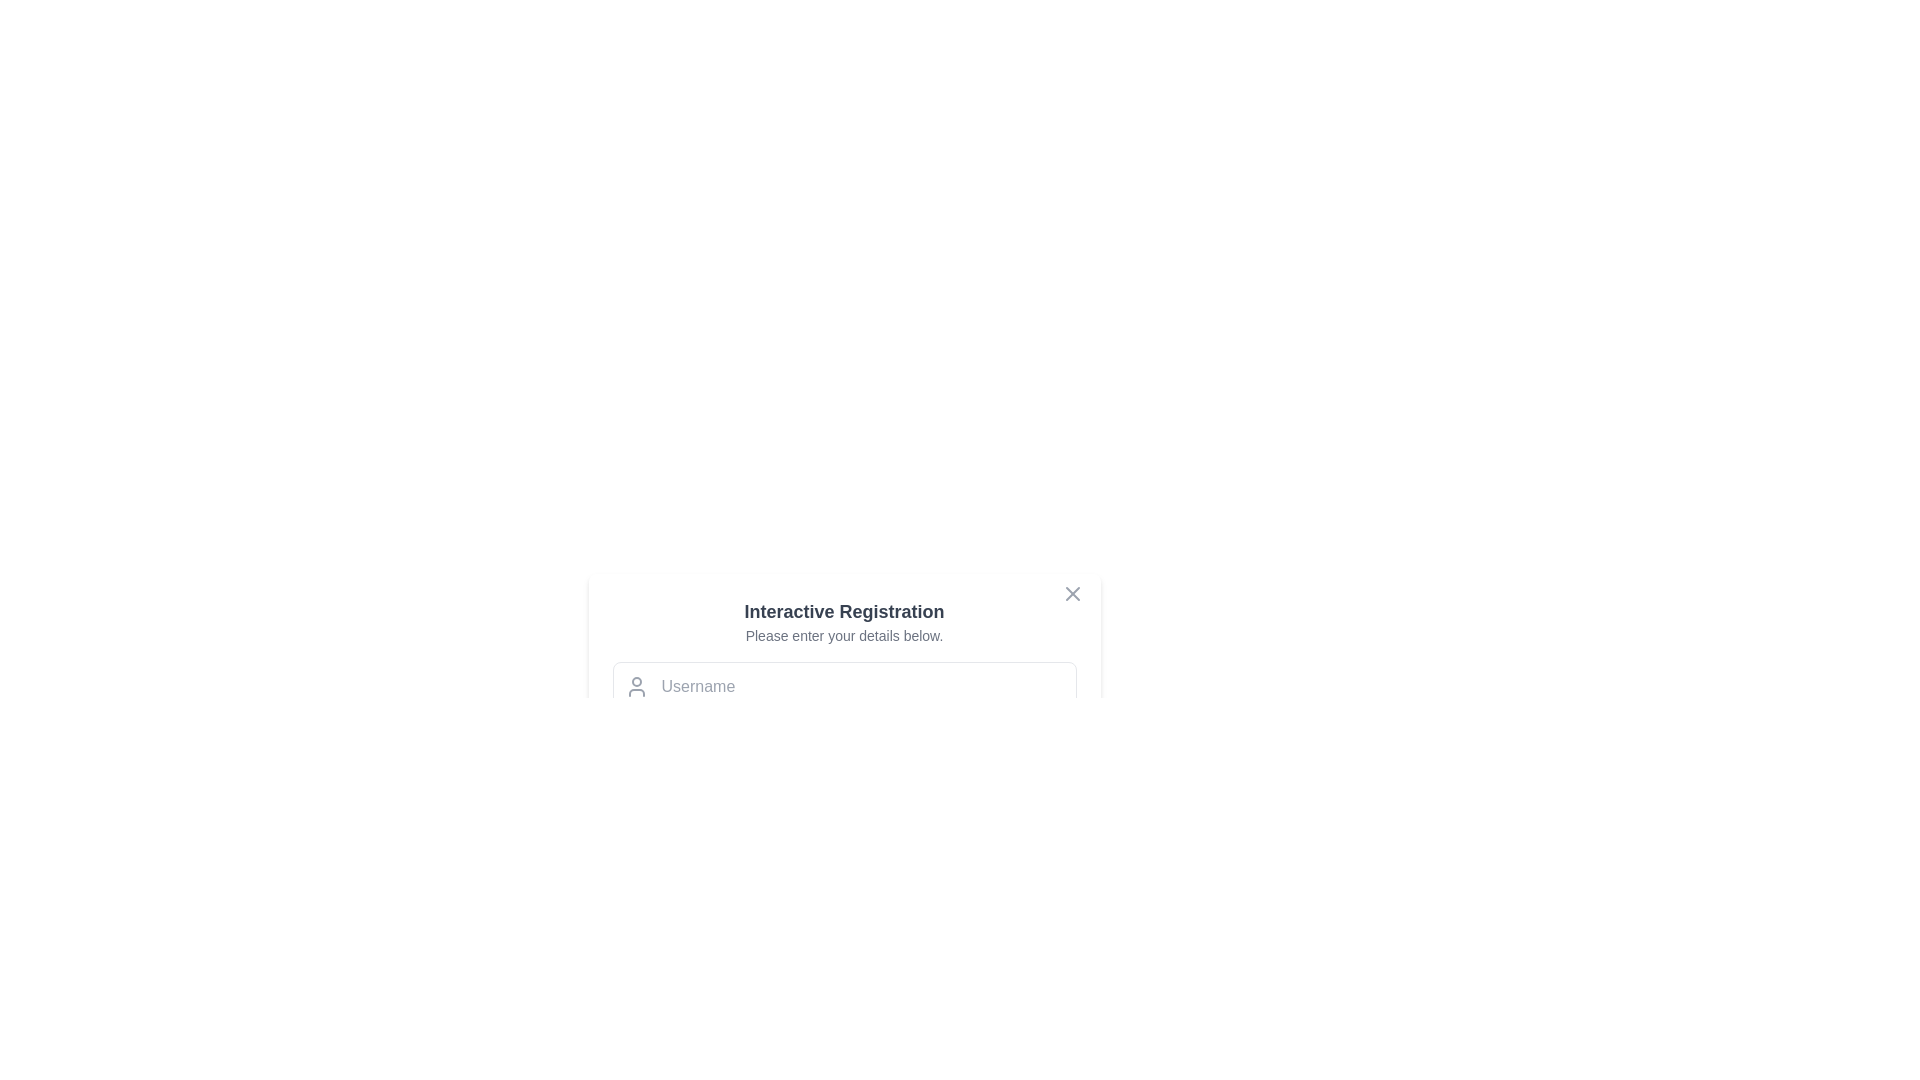 This screenshot has height=1080, width=1920. What do you see at coordinates (635, 685) in the screenshot?
I see `the SVG icon representing a user profile, which is located on the left side inside the input field for the 'Username'` at bounding box center [635, 685].